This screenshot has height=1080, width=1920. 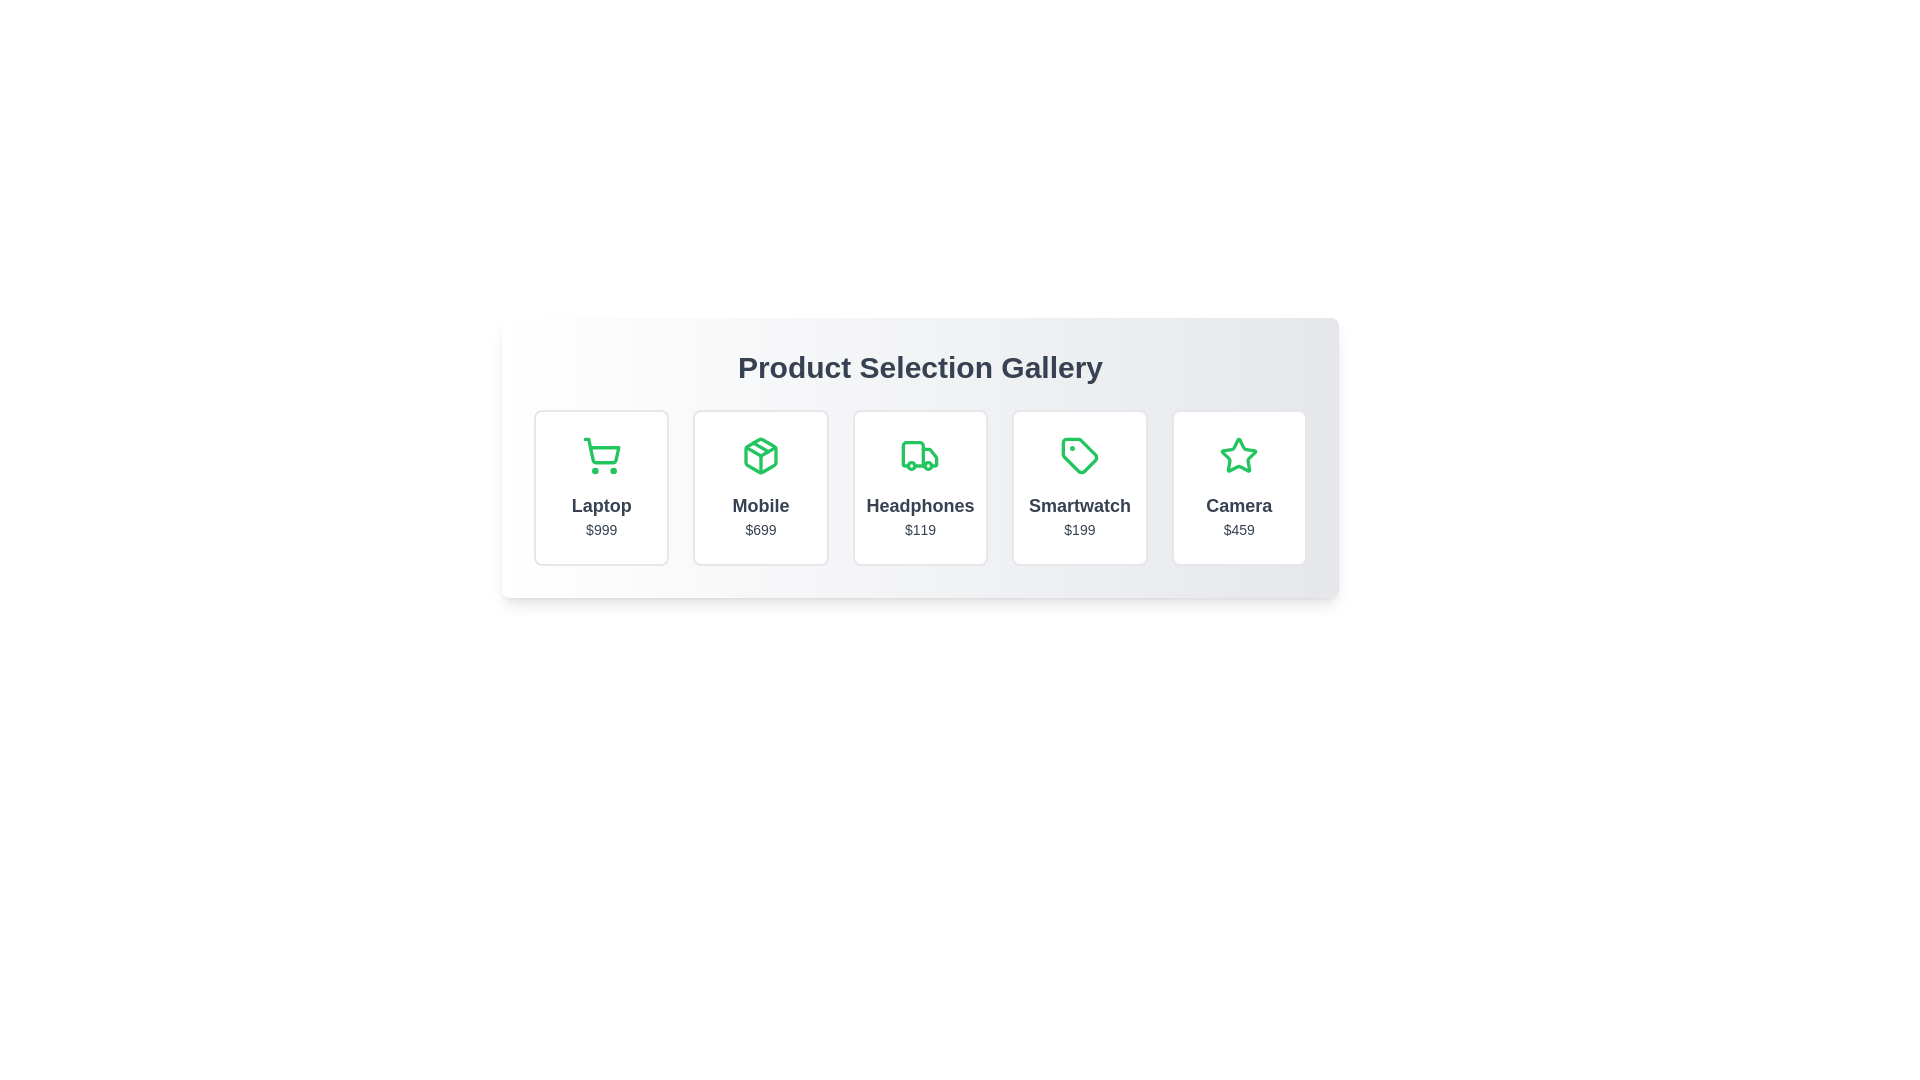 What do you see at coordinates (600, 504) in the screenshot?
I see `text content of the label that indicates the product category, which is located on the leftmost card in the product selection gallery, below the green shopping cart icon and above the '$999' text` at bounding box center [600, 504].